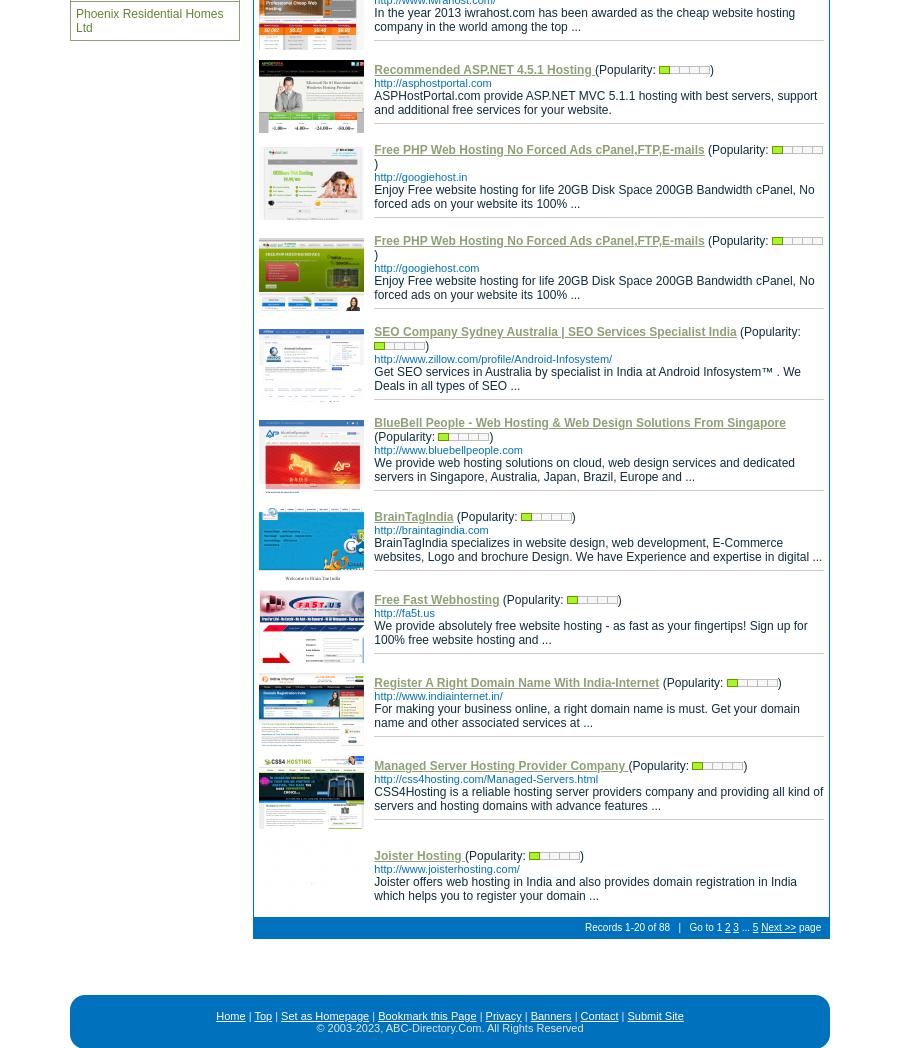  Describe the element at coordinates (627, 927) in the screenshot. I see `'Records 1-20 of 88'` at that location.